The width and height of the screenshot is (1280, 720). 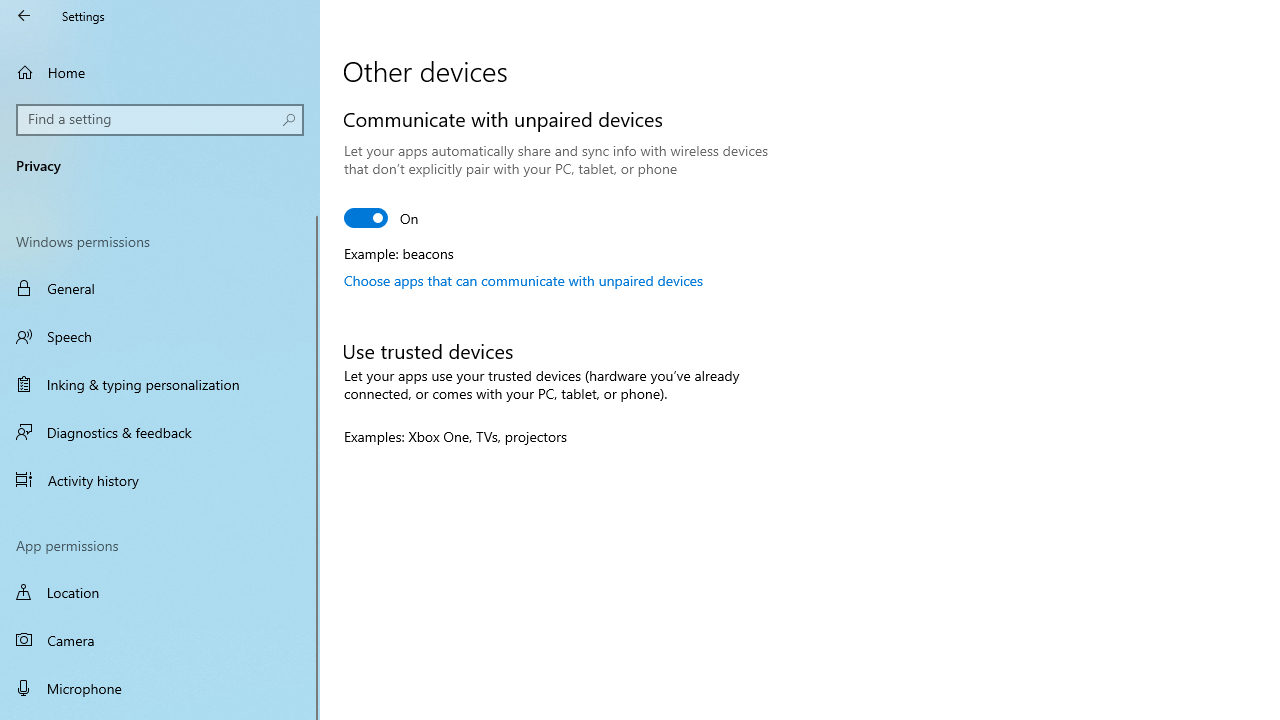 I want to click on 'Home', so click(x=160, y=71).